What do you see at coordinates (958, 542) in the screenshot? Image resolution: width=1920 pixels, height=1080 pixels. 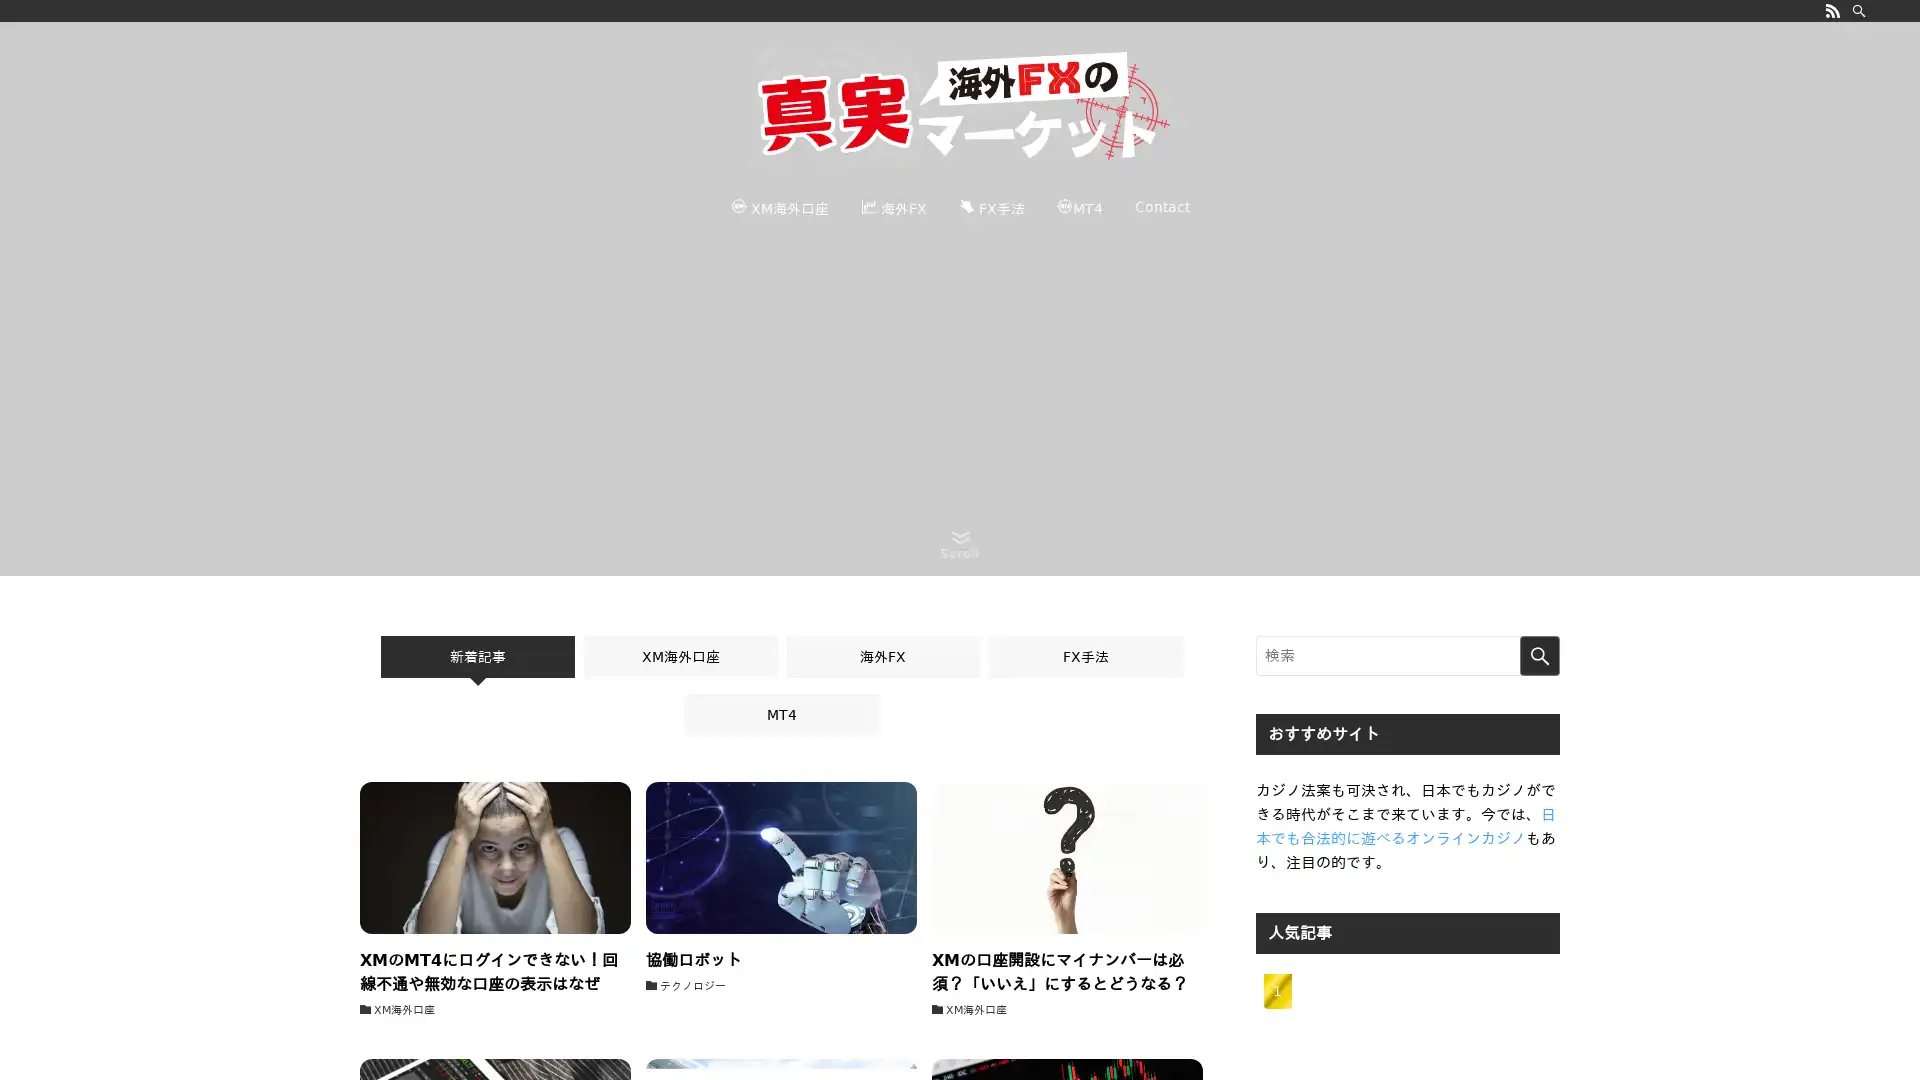 I see `Scroll` at bounding box center [958, 542].